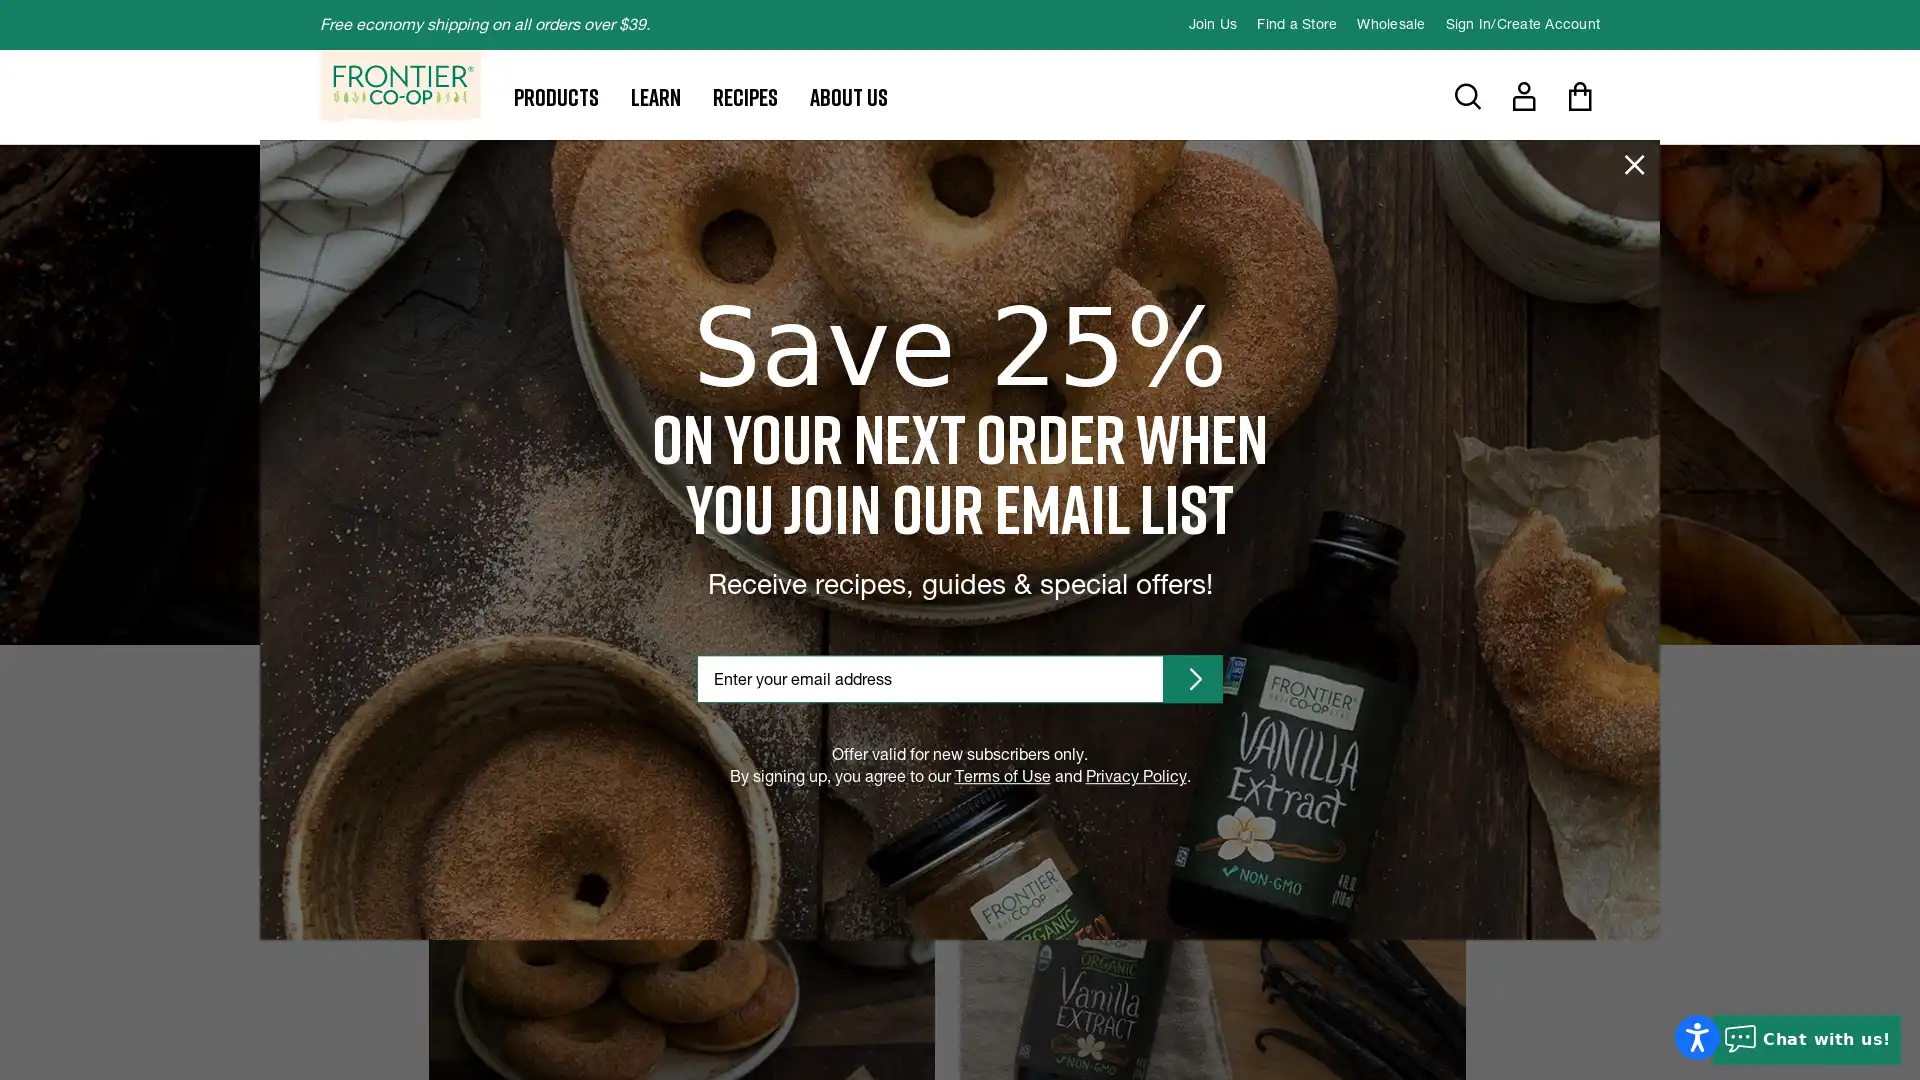  What do you see at coordinates (1193, 677) in the screenshot?
I see `ltkpopup-arrow-btn` at bounding box center [1193, 677].